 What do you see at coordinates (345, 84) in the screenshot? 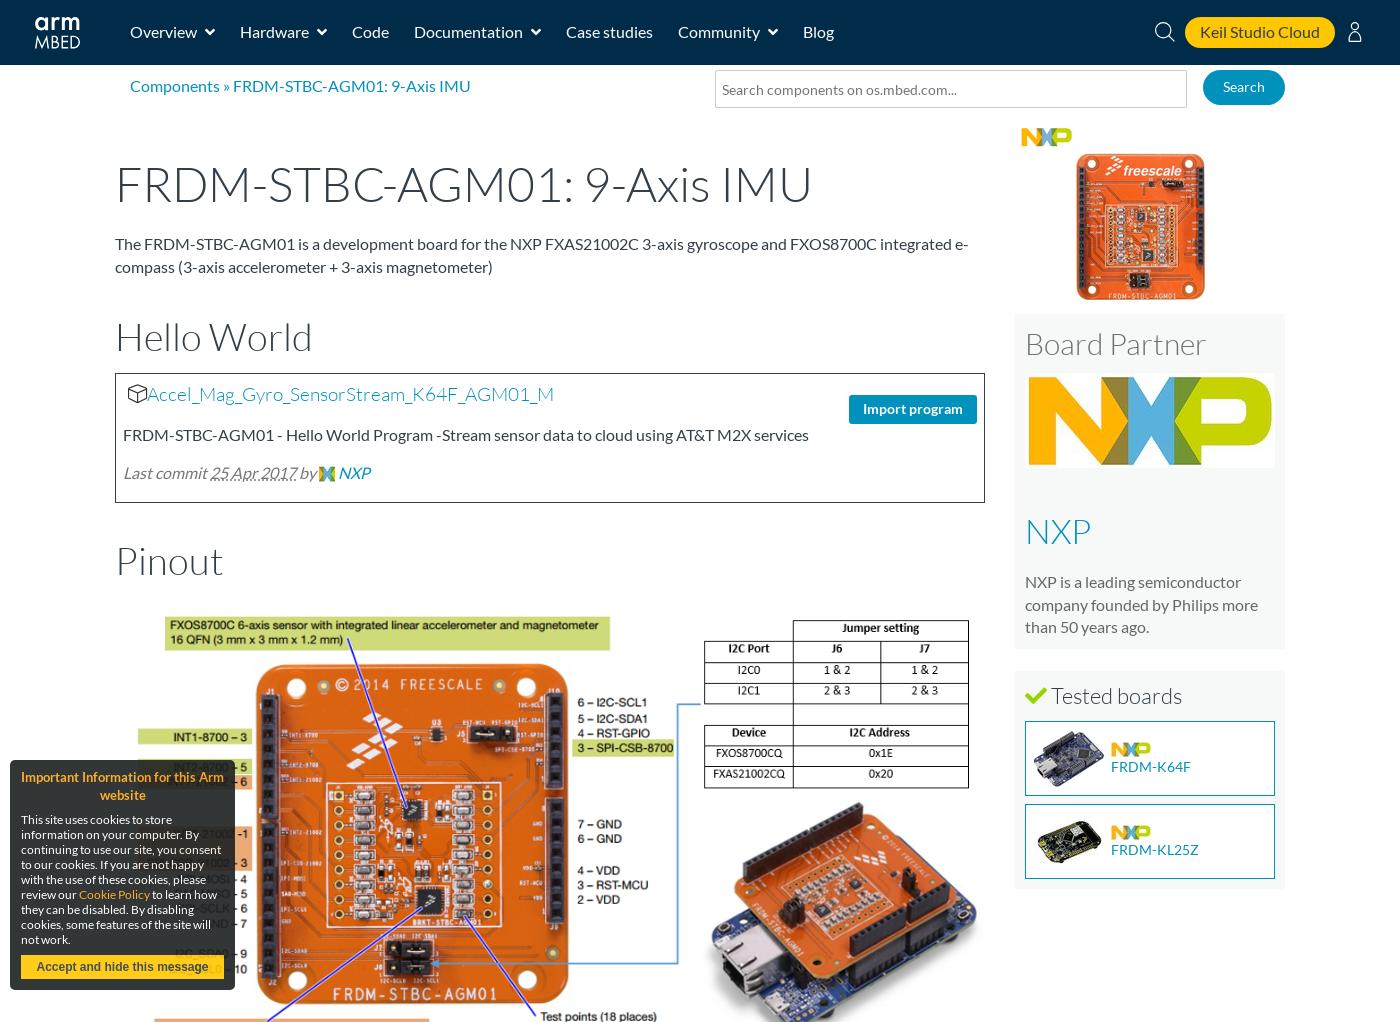
I see `'» FRDM-STBC-AGM01: 9-Axis IMU'` at bounding box center [345, 84].